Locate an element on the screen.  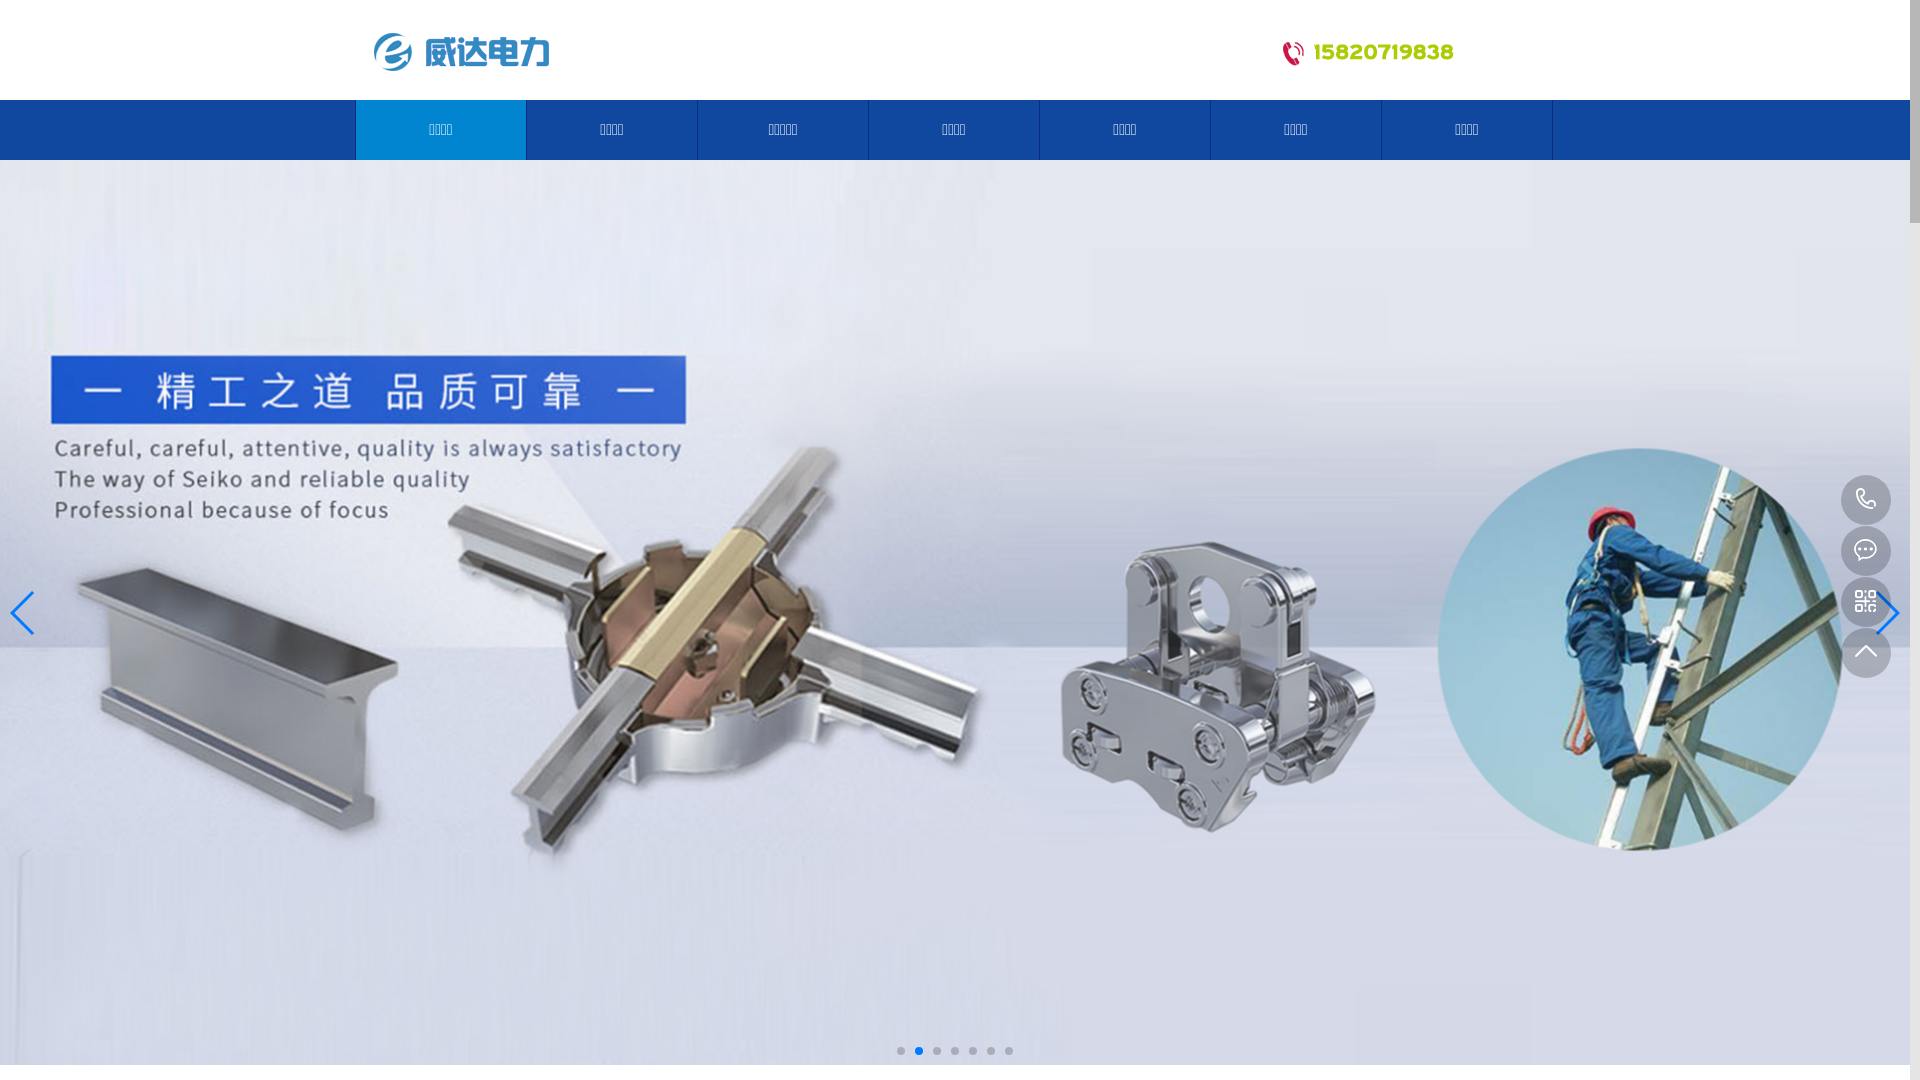
'15820719838' is located at coordinates (1865, 499).